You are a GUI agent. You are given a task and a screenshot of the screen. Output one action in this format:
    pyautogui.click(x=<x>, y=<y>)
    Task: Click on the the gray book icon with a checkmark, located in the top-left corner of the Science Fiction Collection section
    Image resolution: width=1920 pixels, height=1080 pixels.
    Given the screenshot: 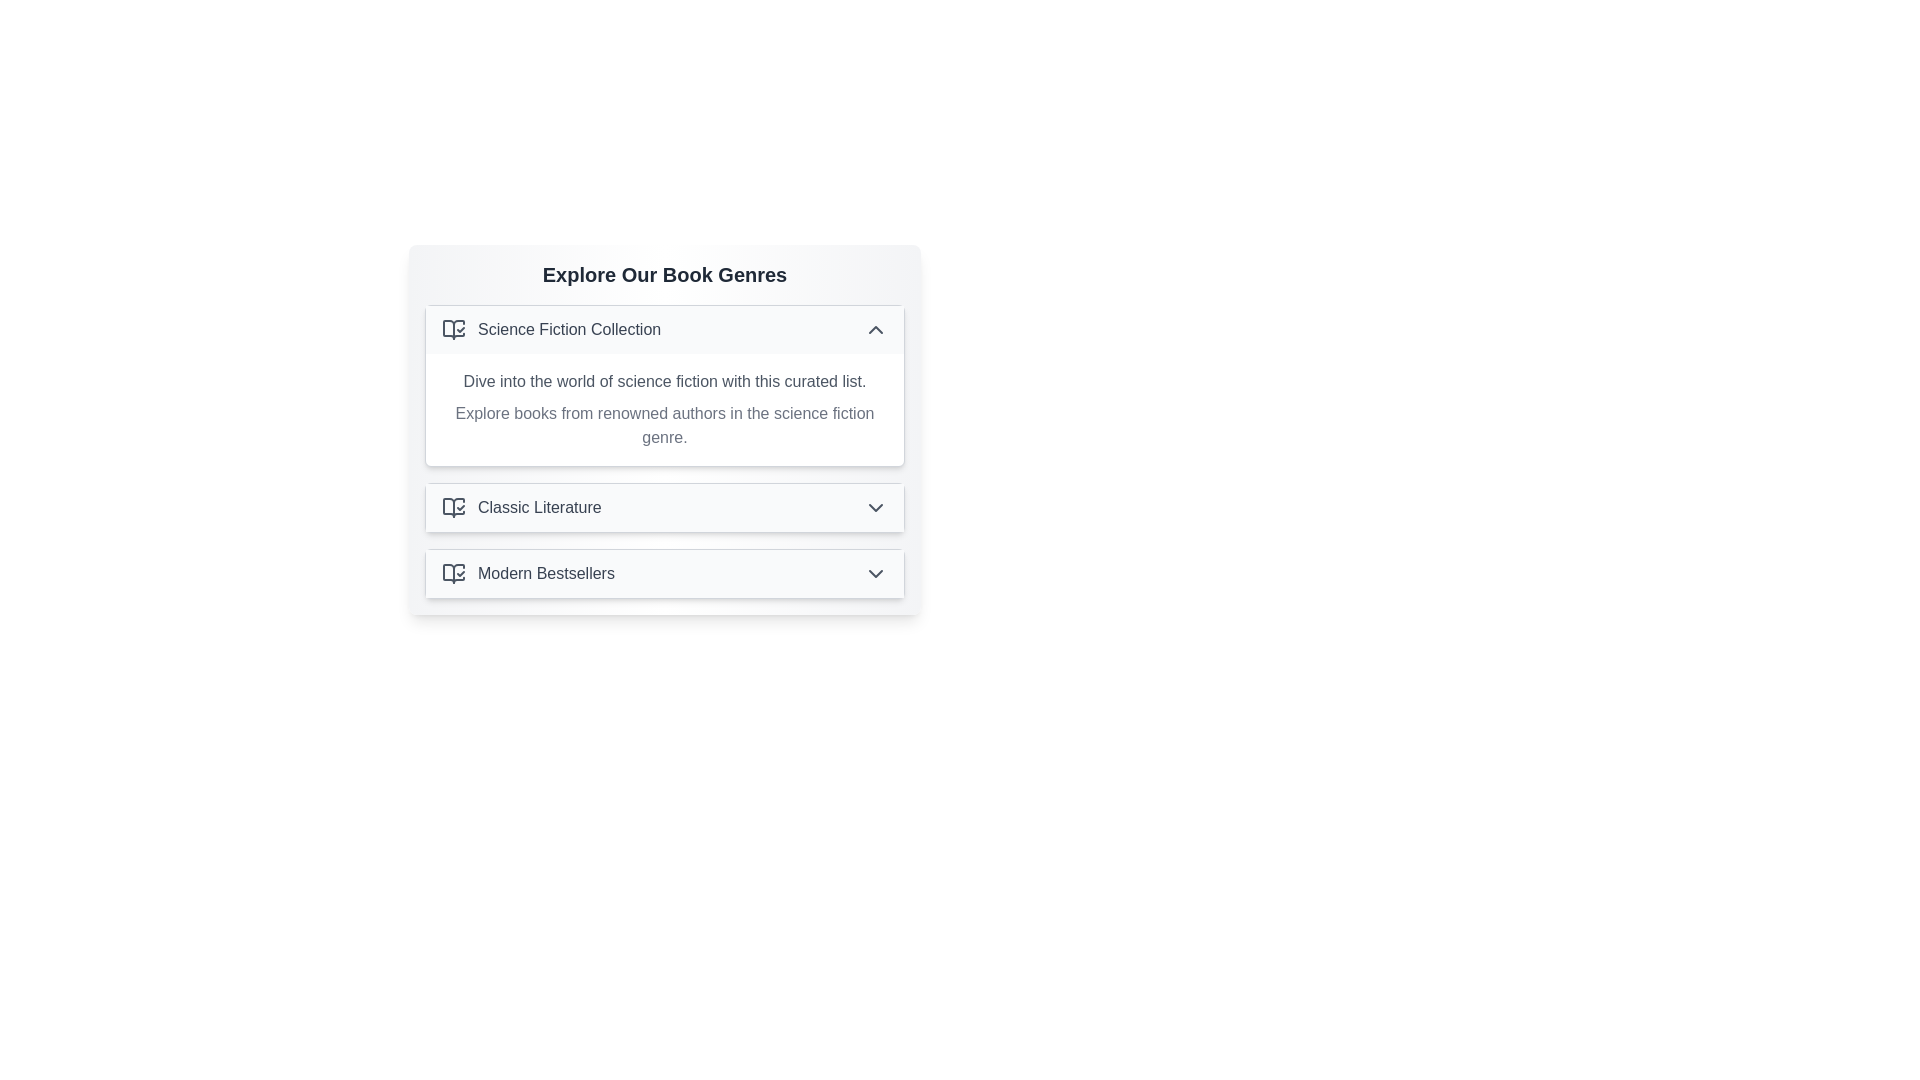 What is the action you would take?
    pyautogui.click(x=453, y=329)
    